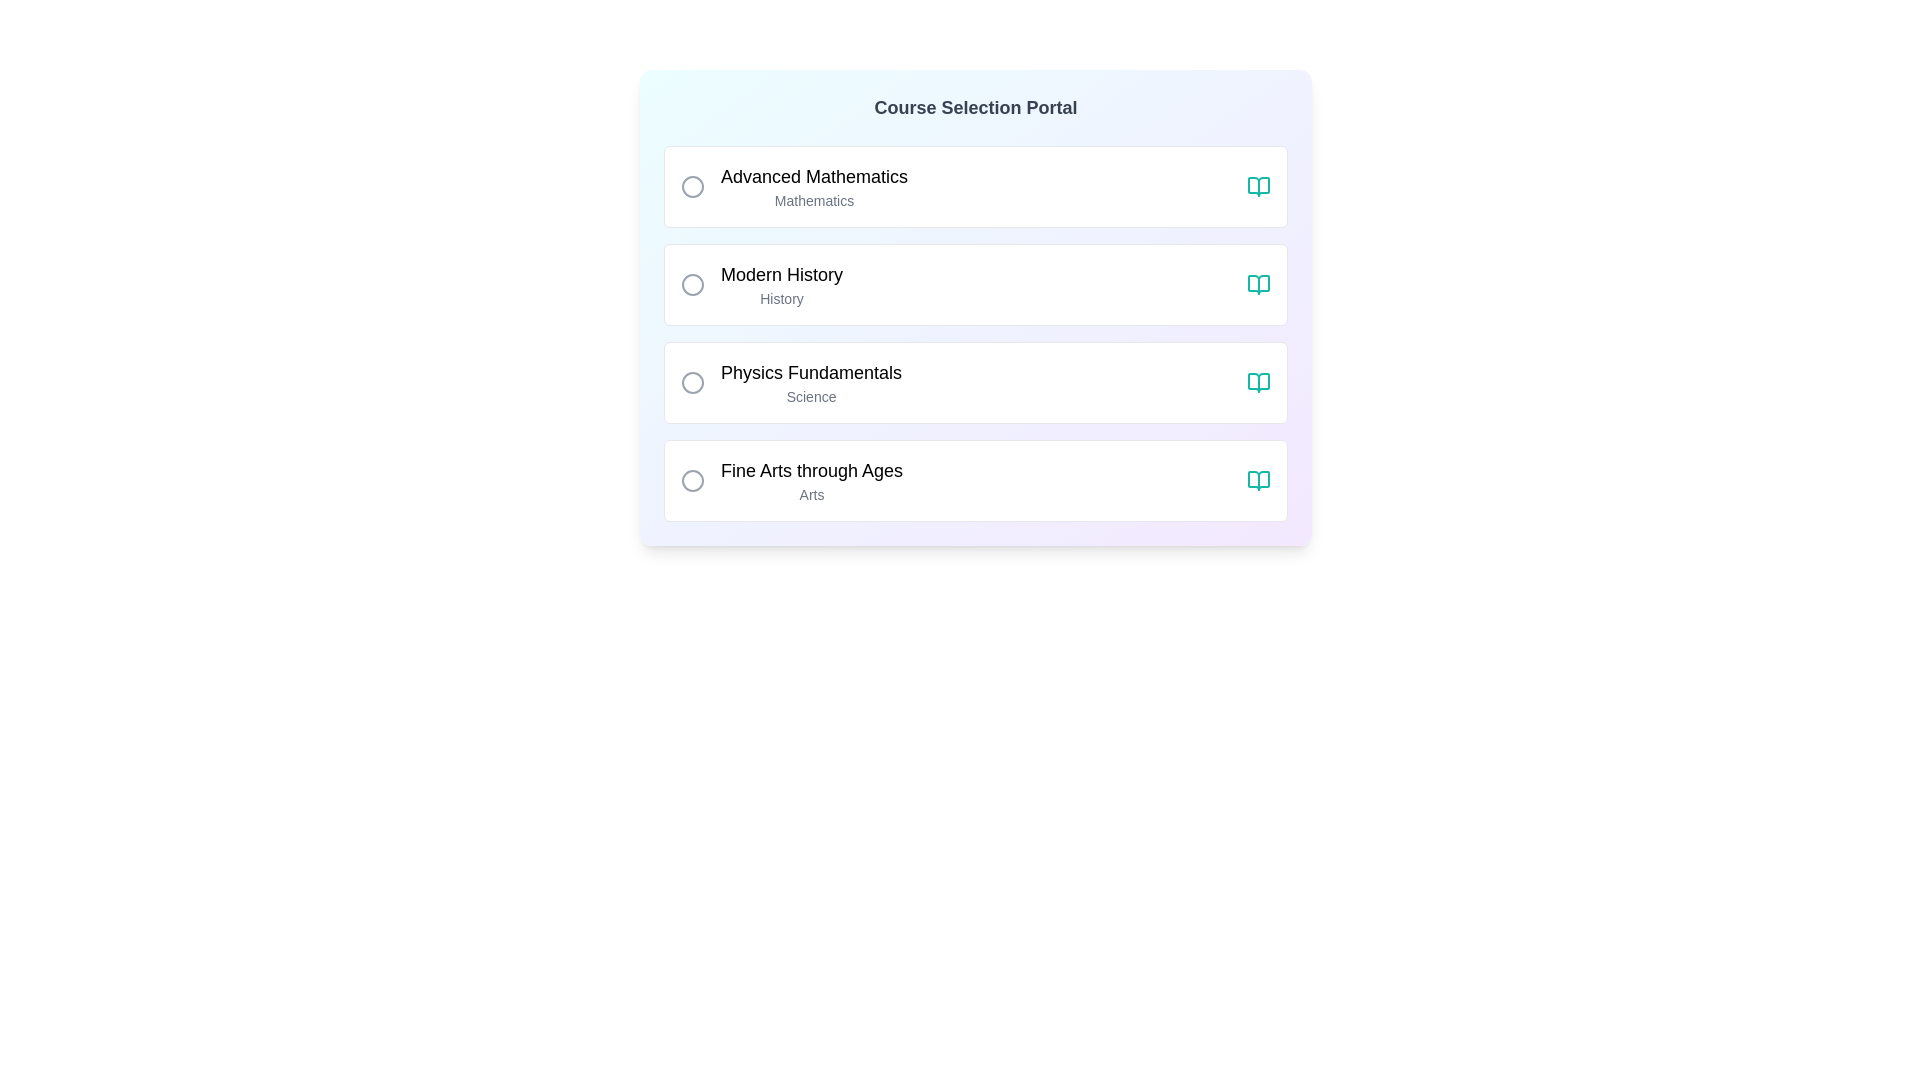 This screenshot has height=1080, width=1920. I want to click on text label titled 'Modern History', which serves as the title for the course category positioned in the second option of a vertically aligned list of course categories, so click(781, 274).